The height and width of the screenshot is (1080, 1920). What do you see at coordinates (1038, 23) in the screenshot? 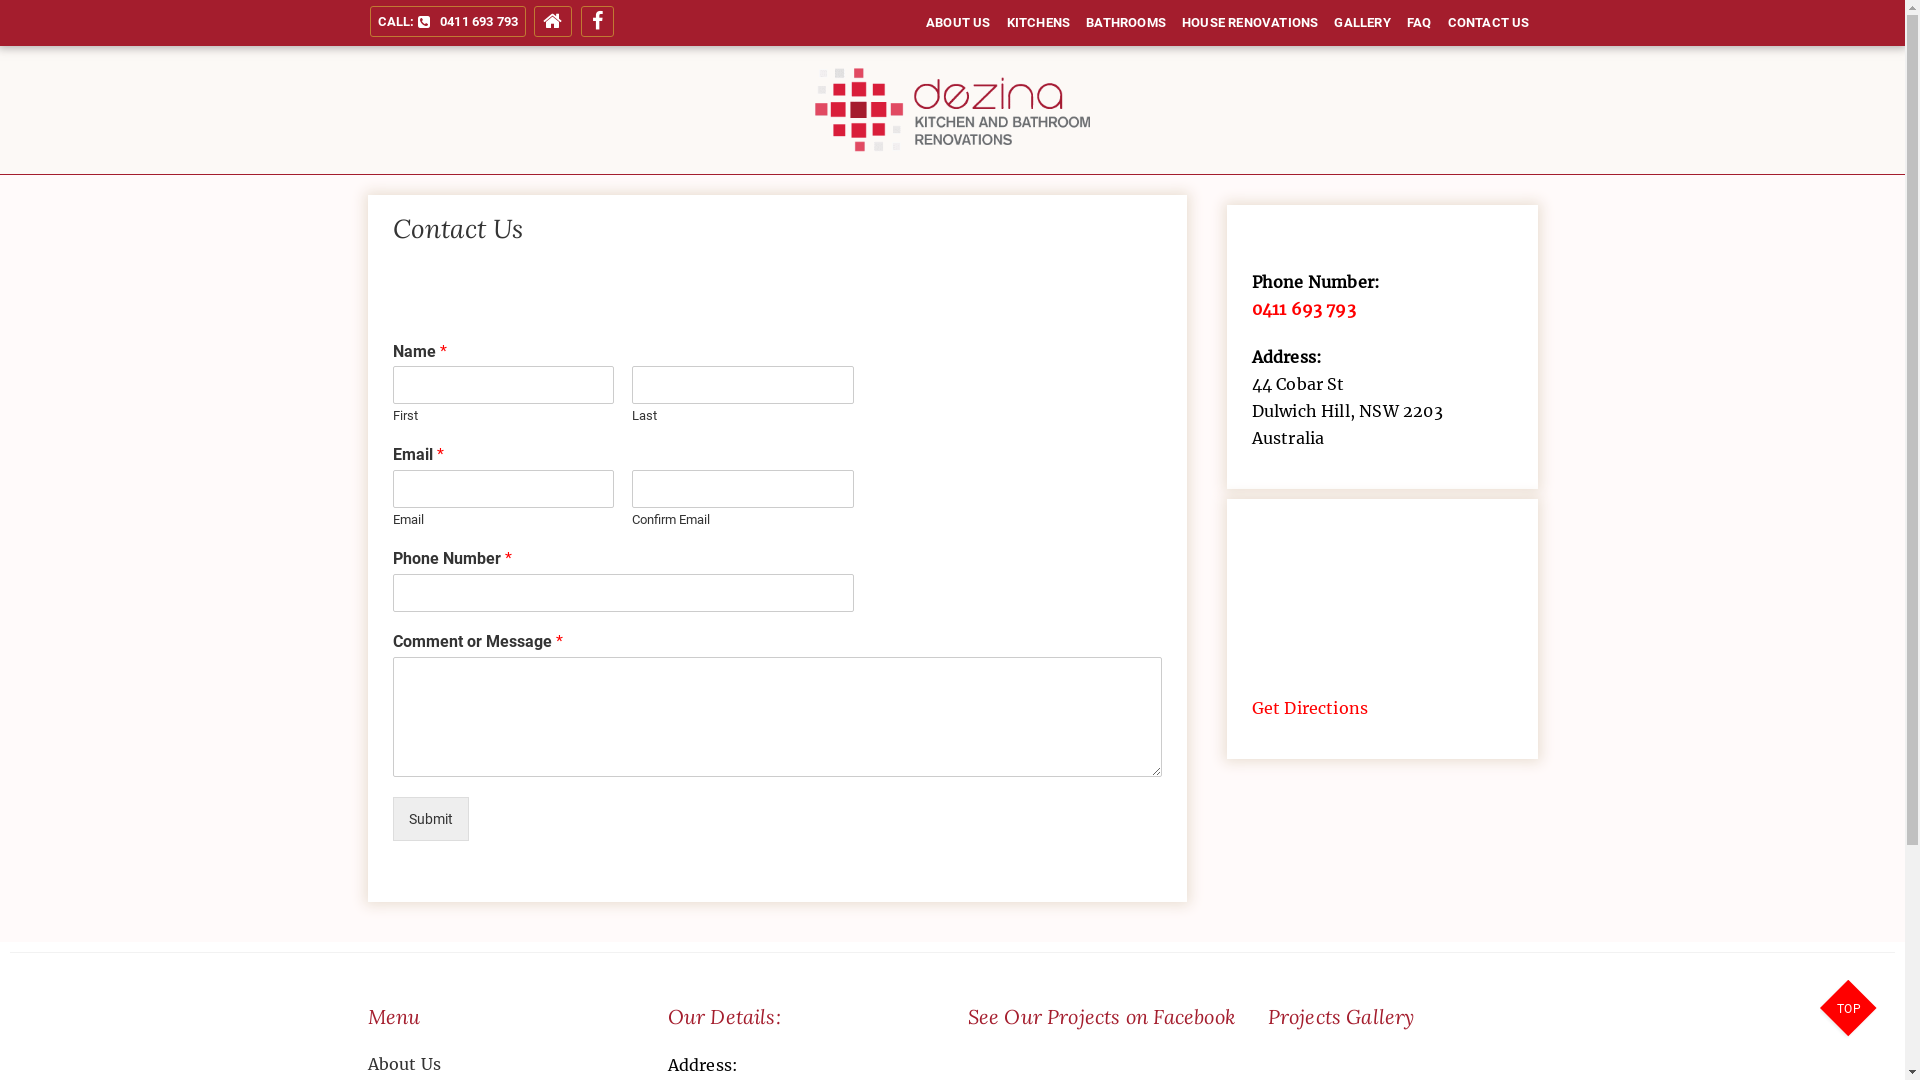
I see `'KITCHENS'` at bounding box center [1038, 23].